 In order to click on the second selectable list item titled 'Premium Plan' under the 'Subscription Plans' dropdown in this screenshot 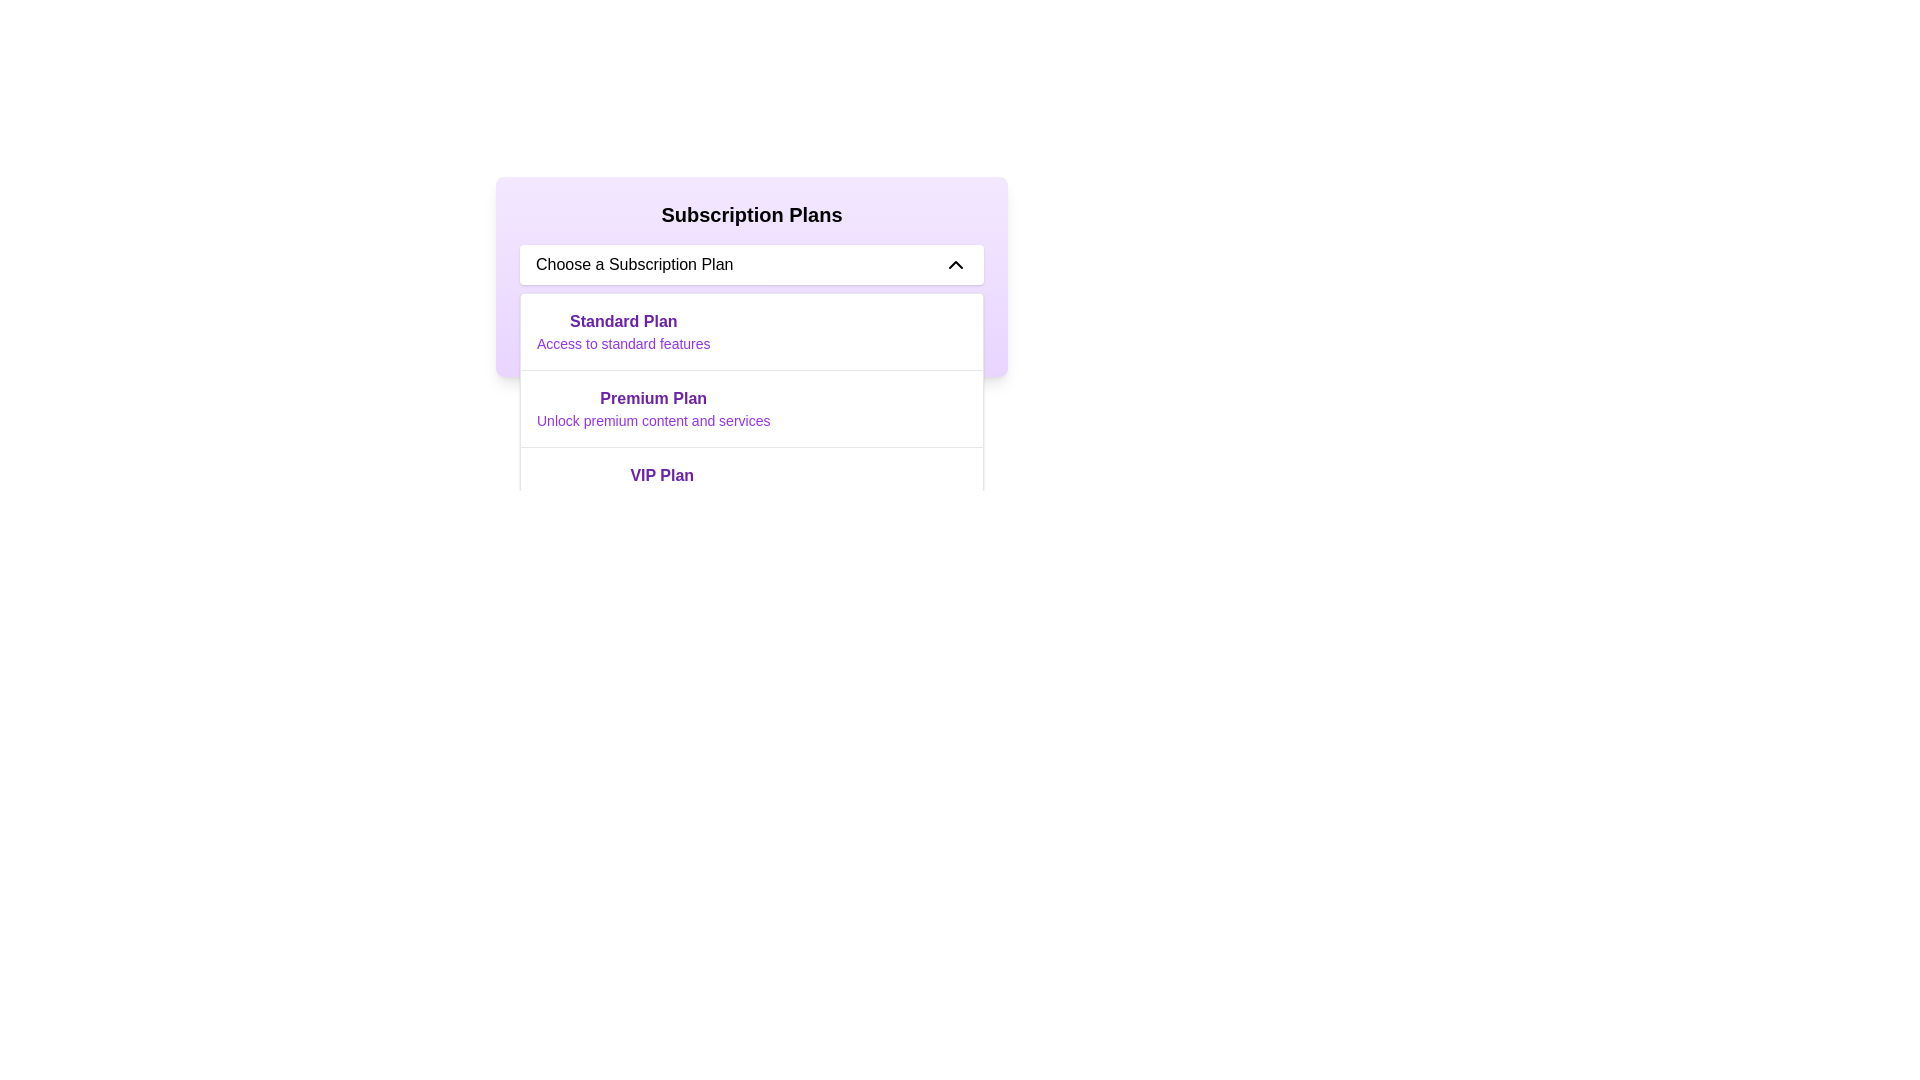, I will do `click(751, 407)`.